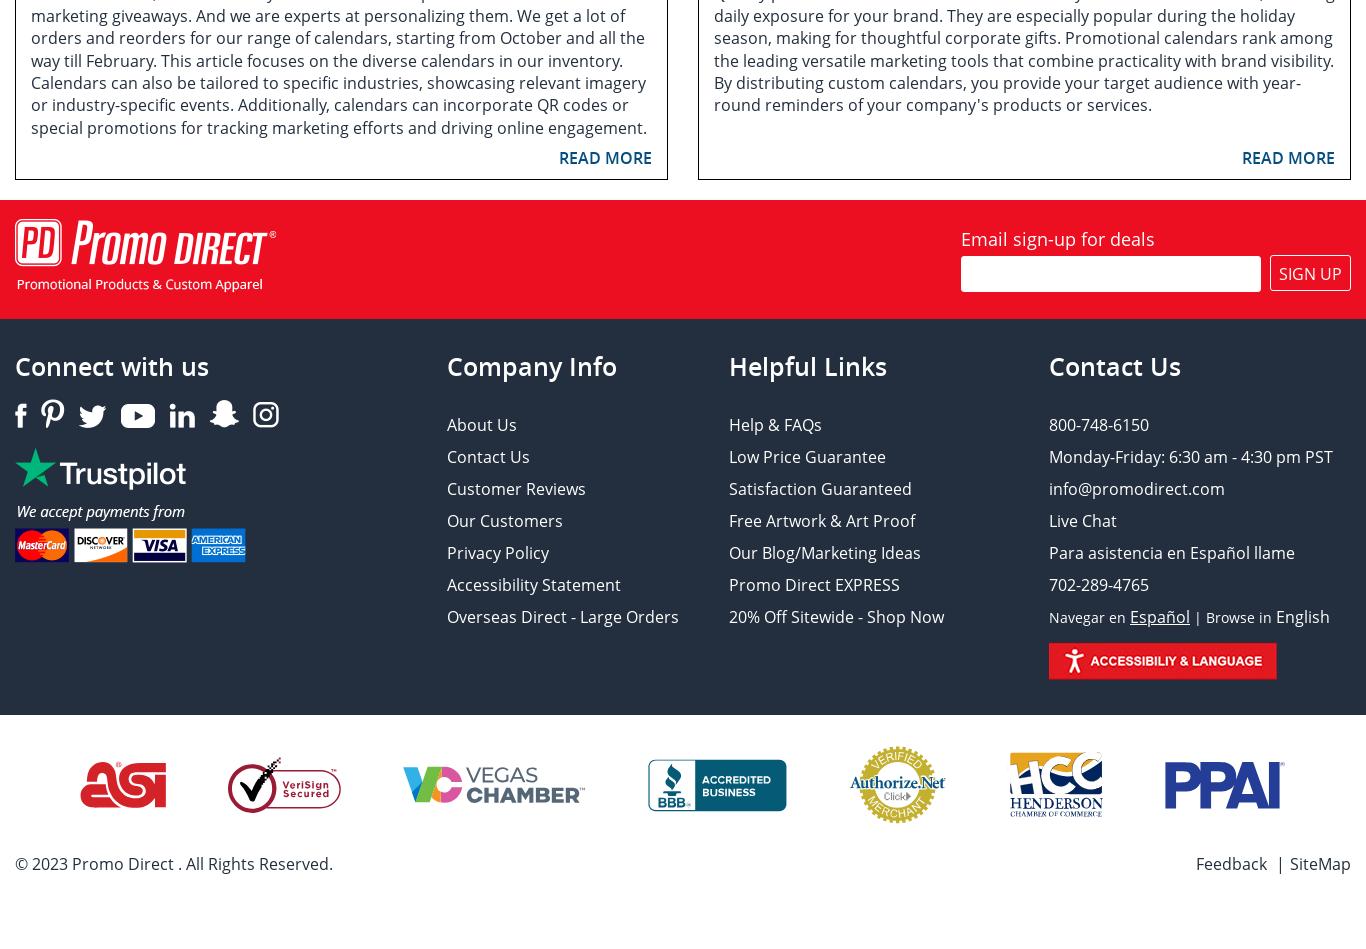 This screenshot has height=949, width=1366. Describe the element at coordinates (813, 583) in the screenshot. I see `'Promo Direct EXPRESS'` at that location.